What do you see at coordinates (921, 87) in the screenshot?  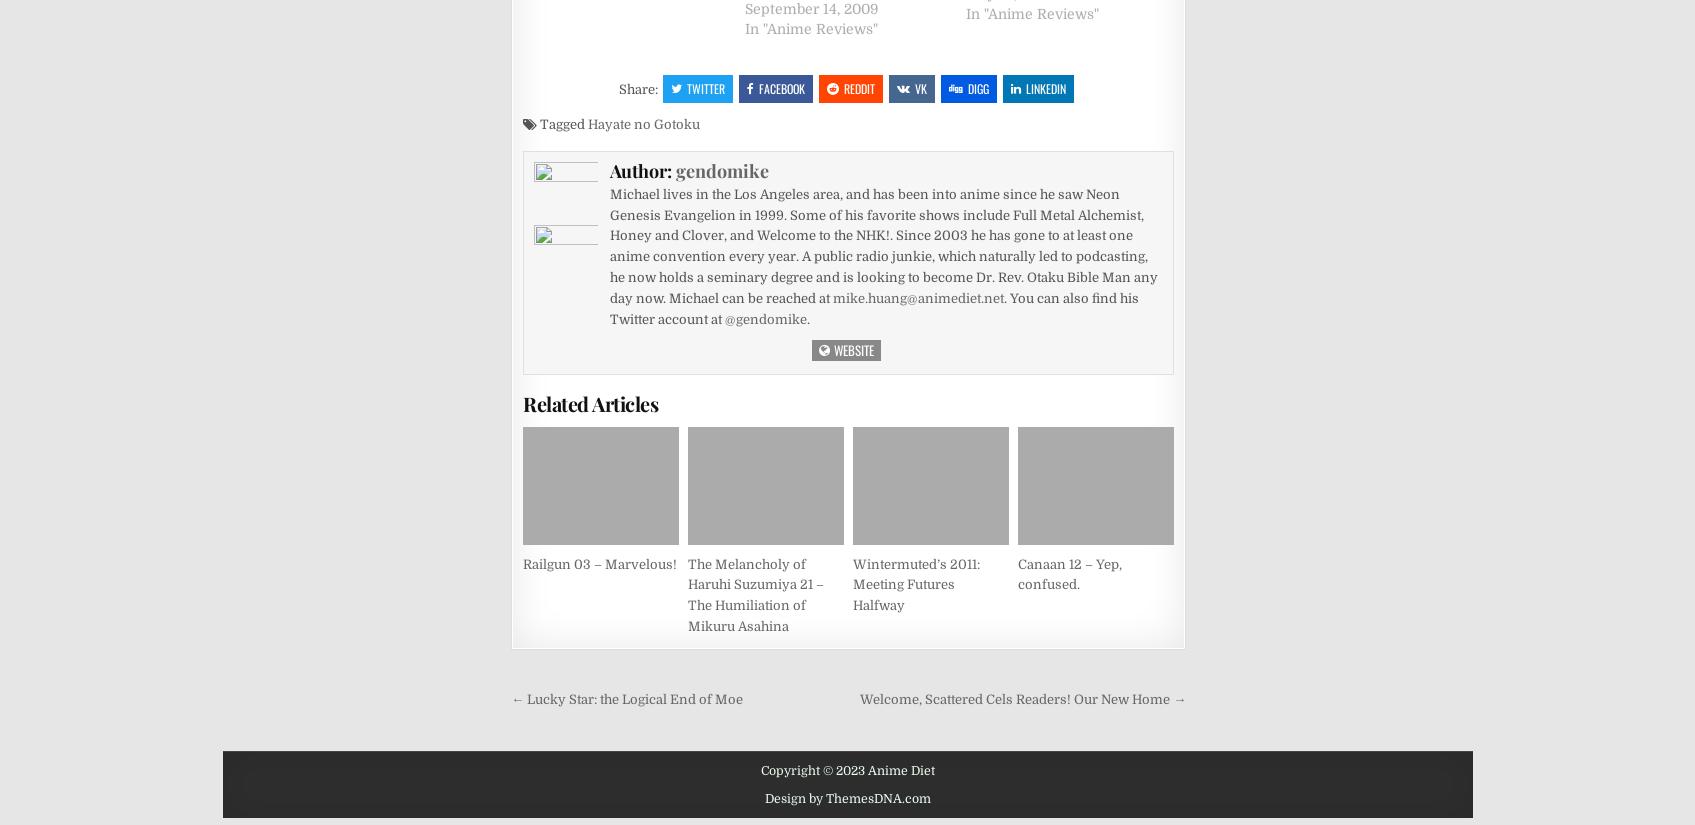 I see `'VK'` at bounding box center [921, 87].